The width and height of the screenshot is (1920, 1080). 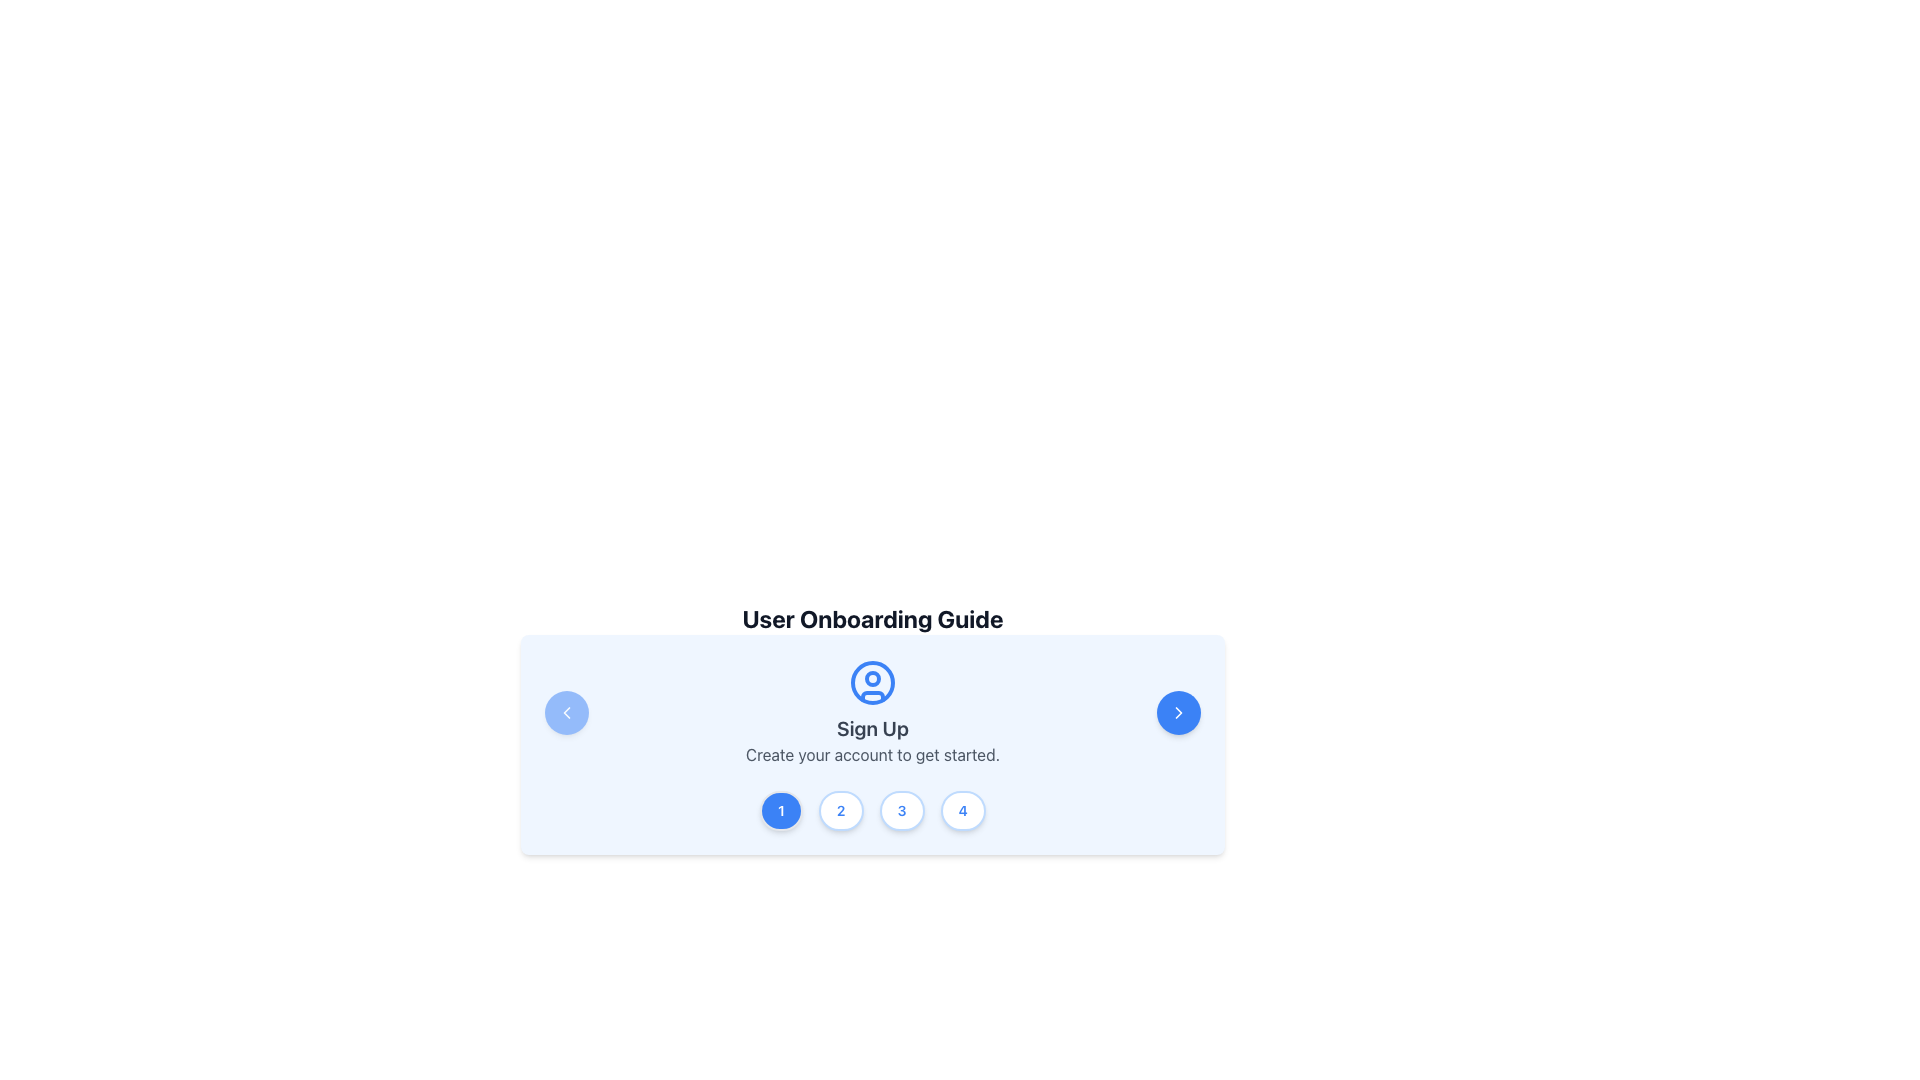 I want to click on the 'User Onboarding Guide' text label, which is a bold and prominently displayed element at the top of the onboarding steps section, so click(x=873, y=617).